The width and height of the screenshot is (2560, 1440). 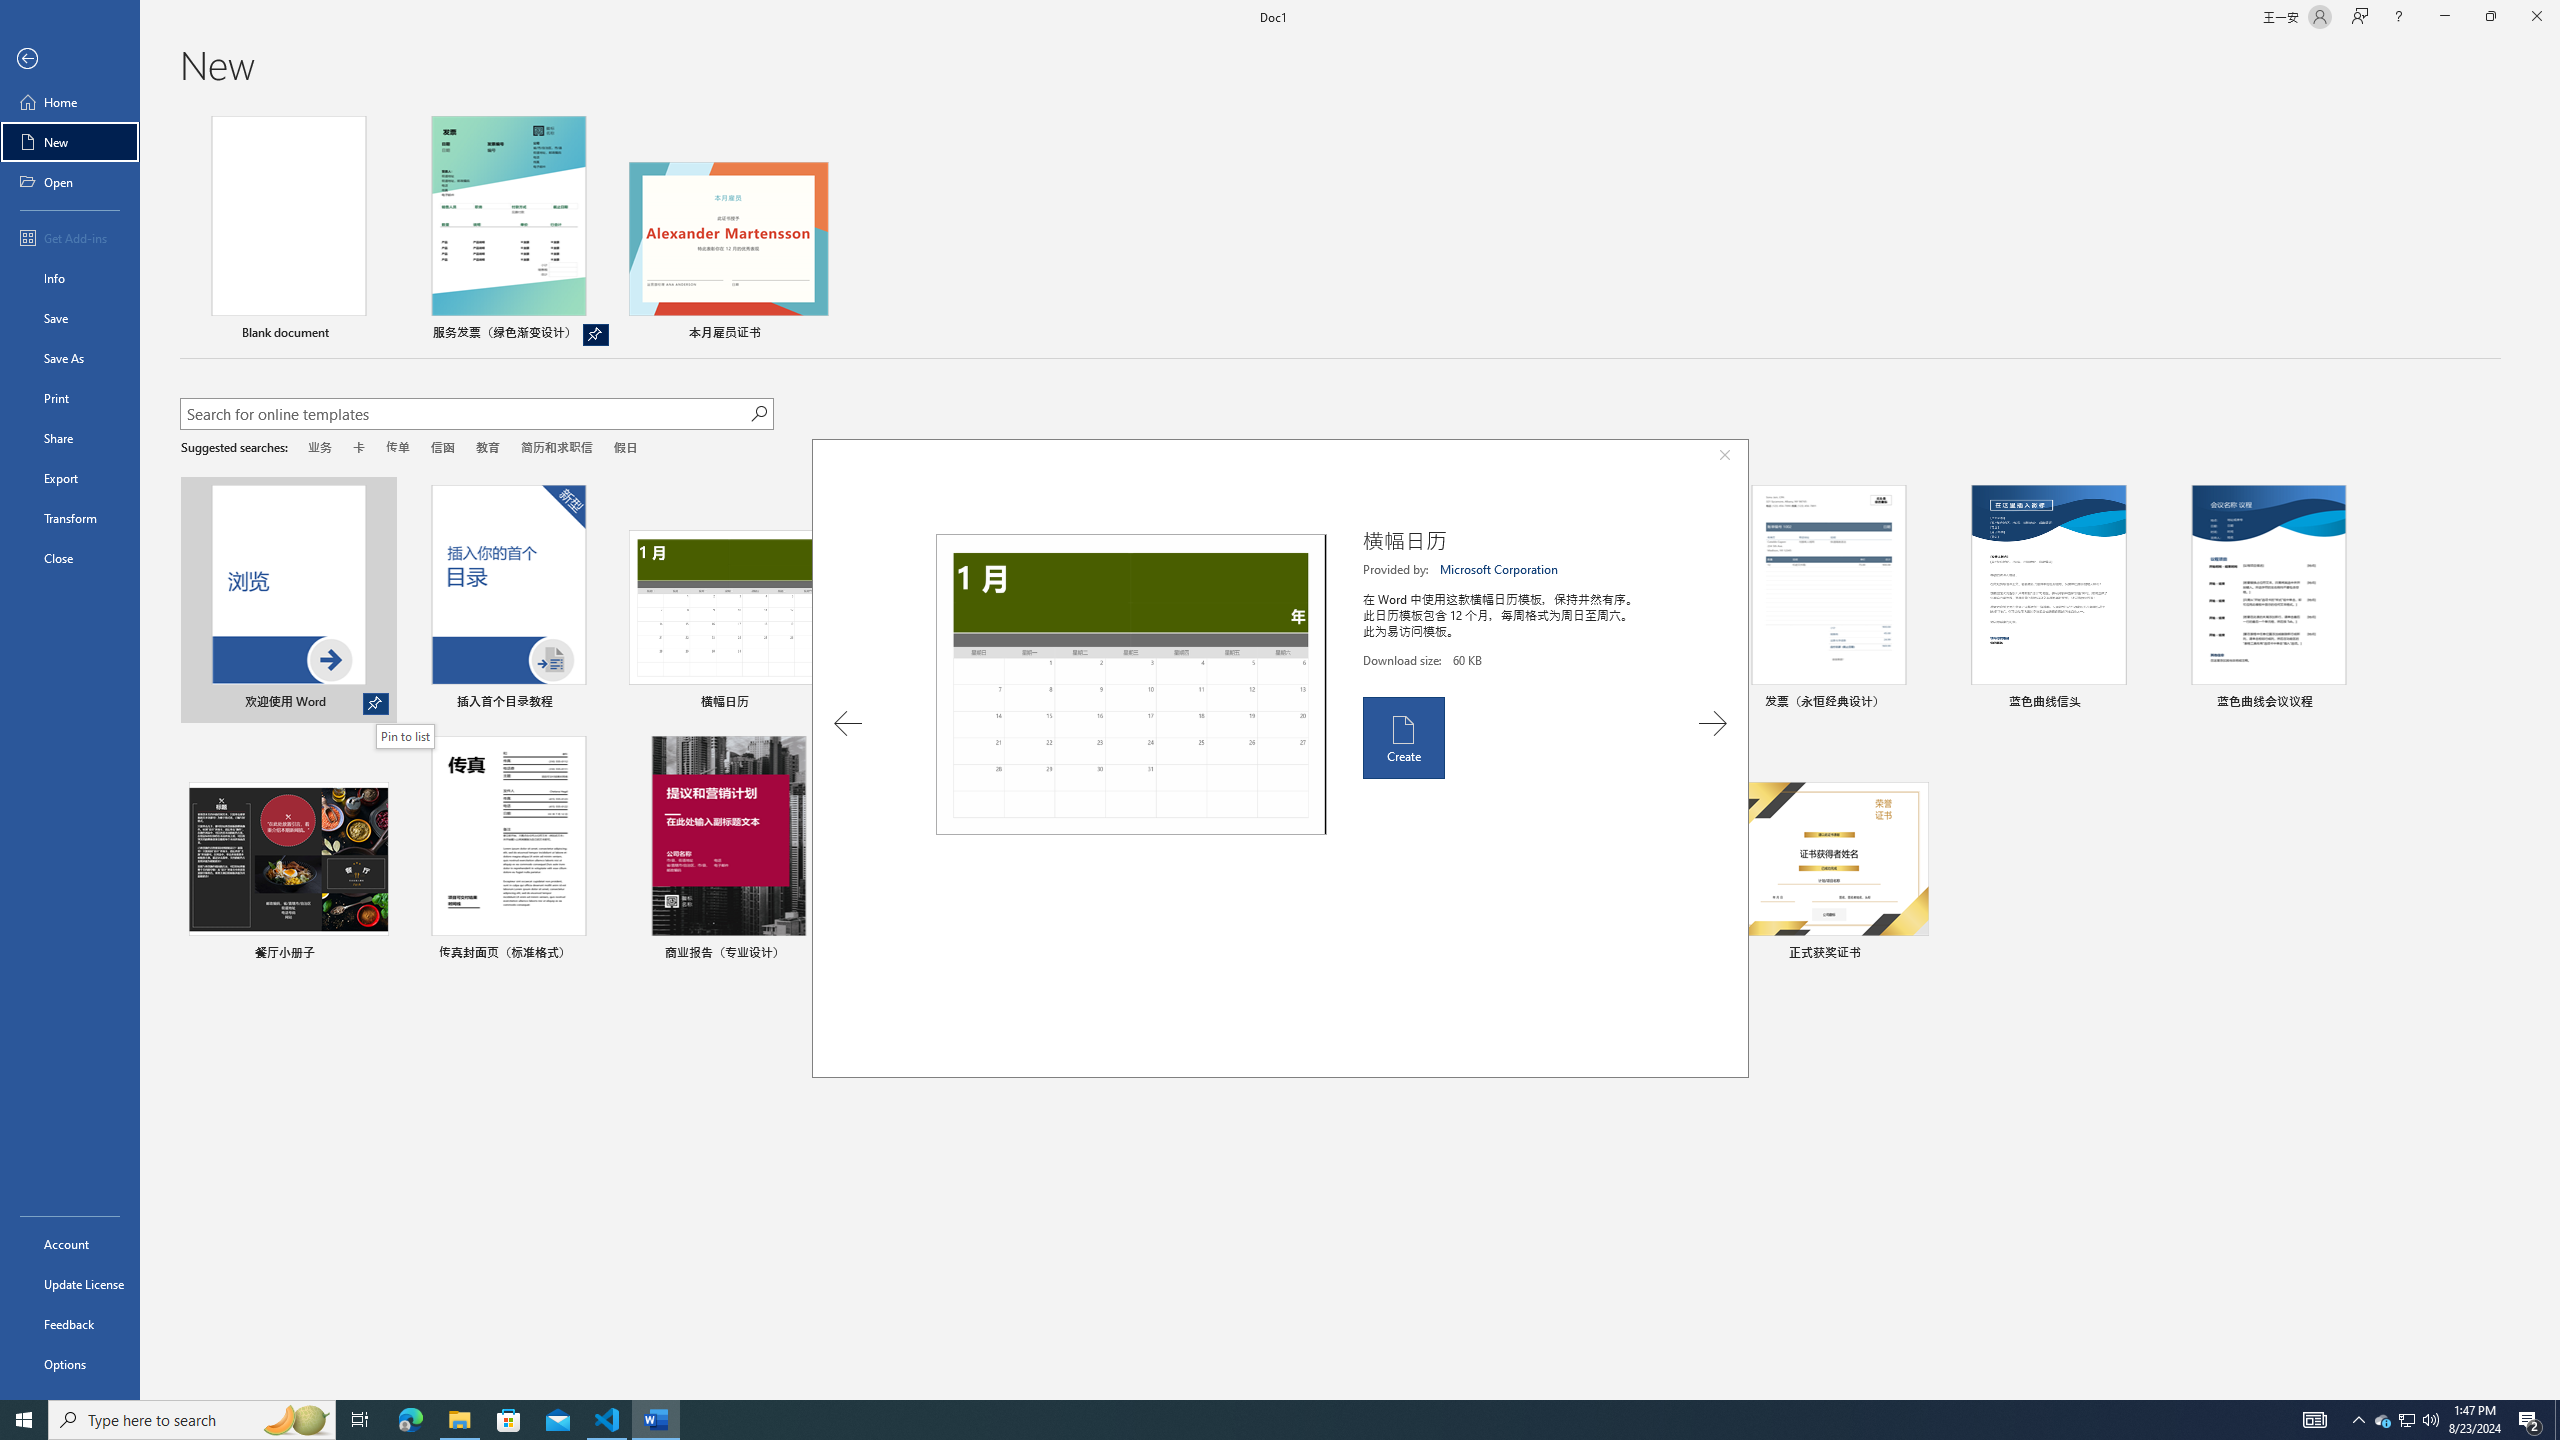 What do you see at coordinates (1402, 736) in the screenshot?
I see `'Create'` at bounding box center [1402, 736].